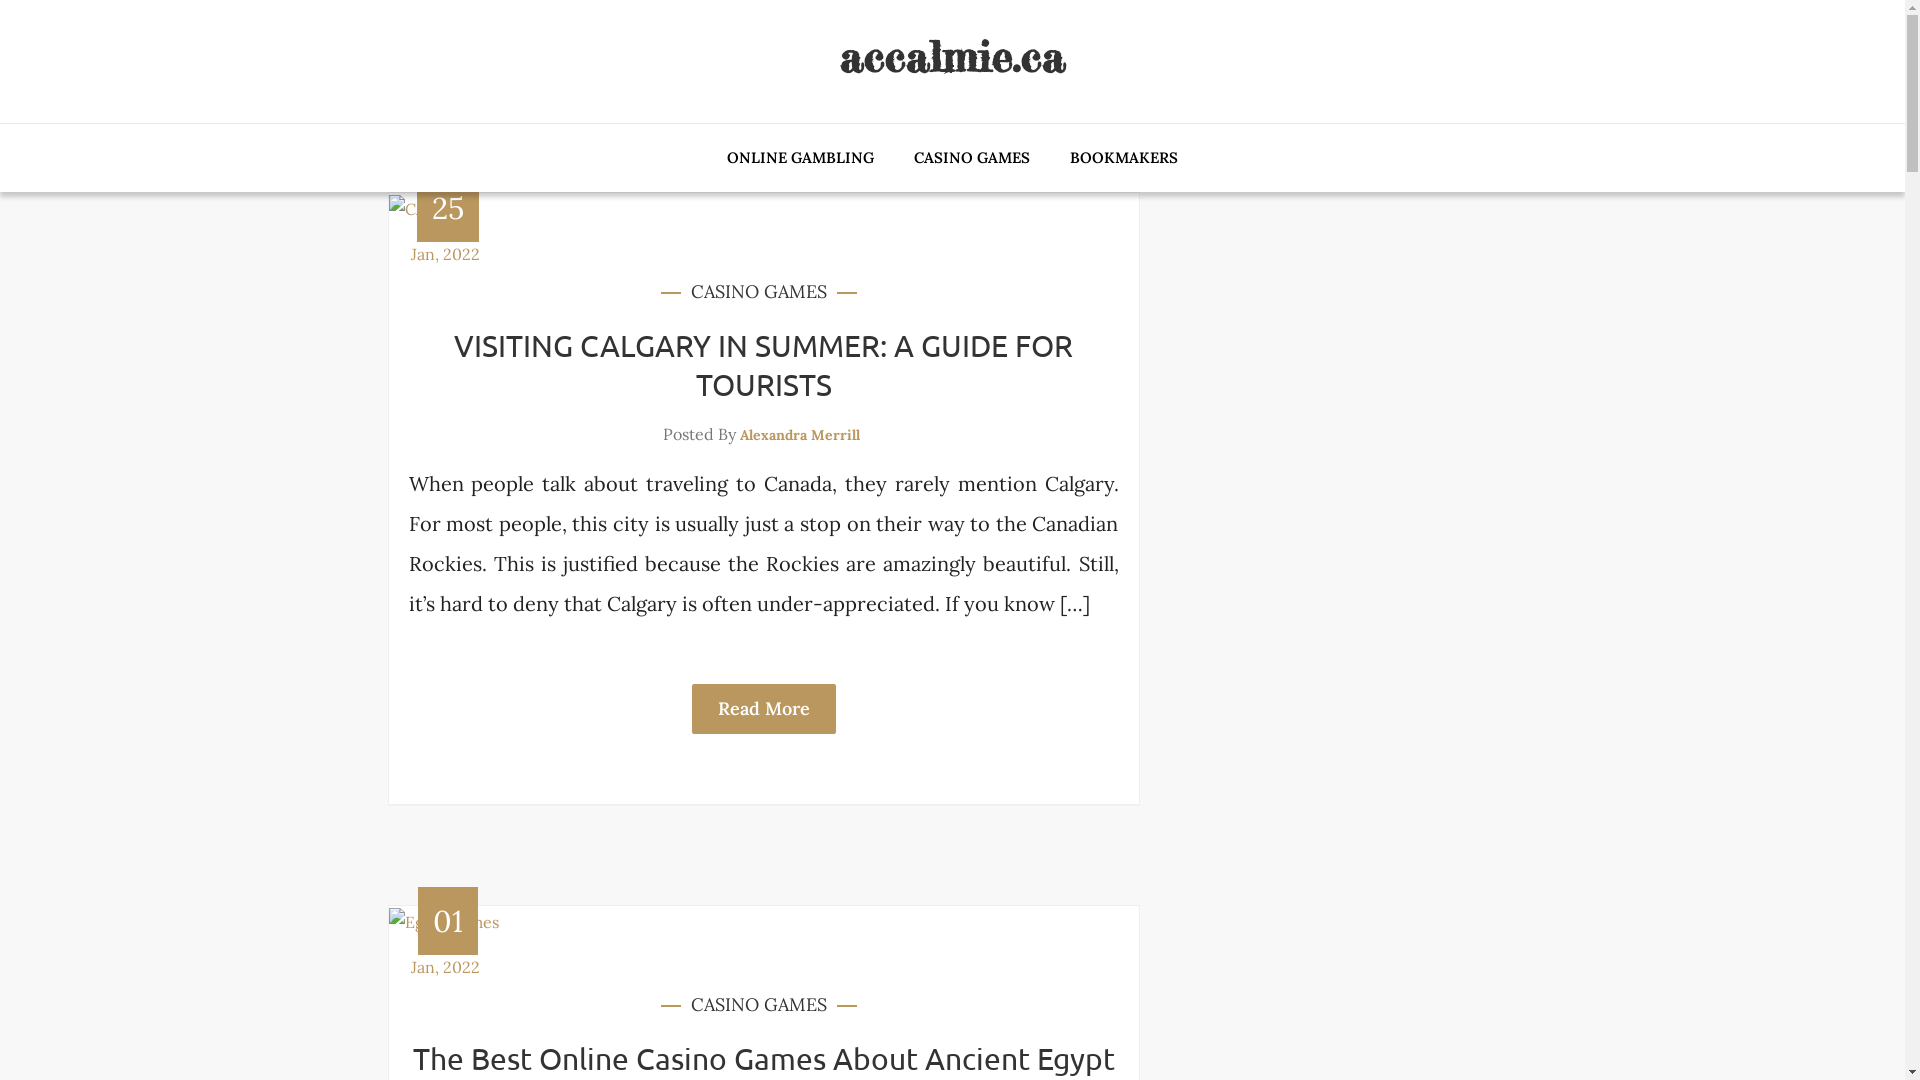 Image resolution: width=1920 pixels, height=1080 pixels. I want to click on 'accalmie.ca', so click(950, 55).